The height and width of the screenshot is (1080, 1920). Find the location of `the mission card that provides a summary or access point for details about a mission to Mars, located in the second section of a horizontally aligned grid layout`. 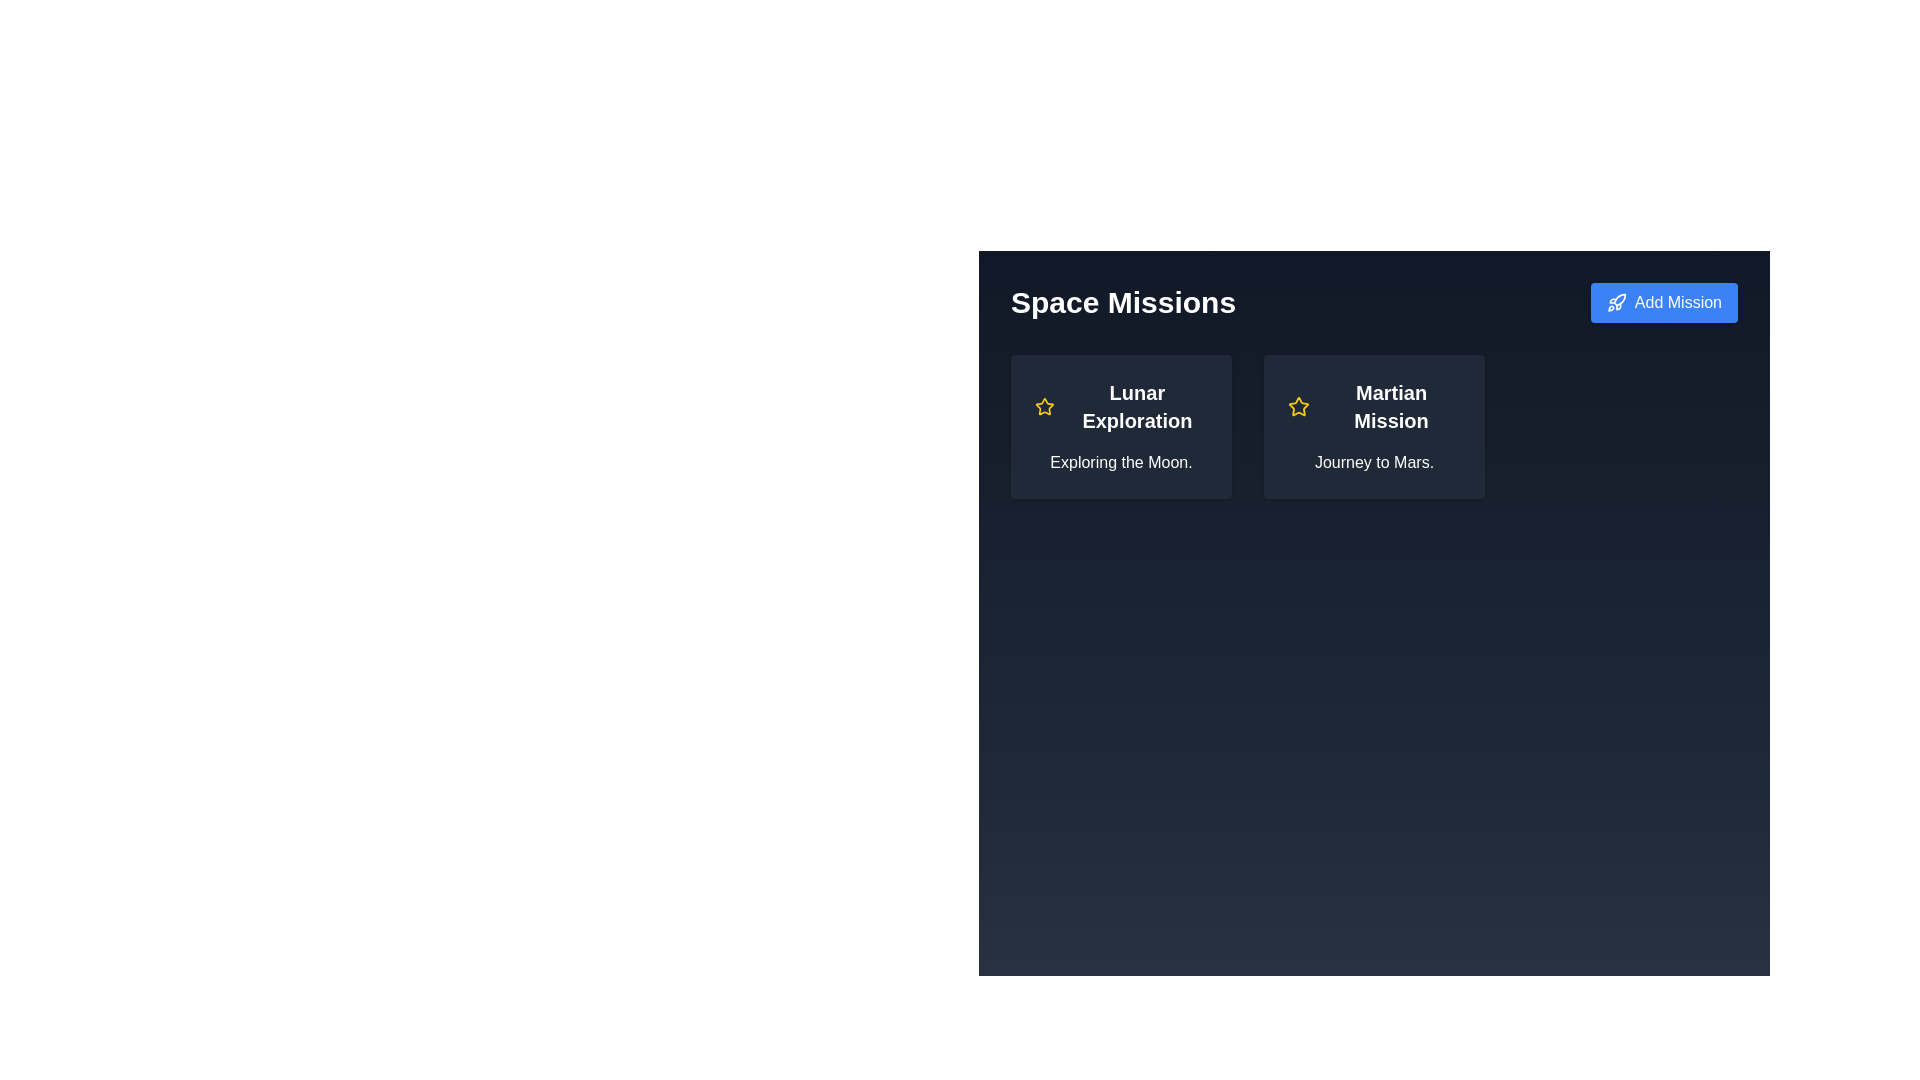

the mission card that provides a summary or access point for details about a mission to Mars, located in the second section of a horizontally aligned grid layout is located at coordinates (1373, 426).